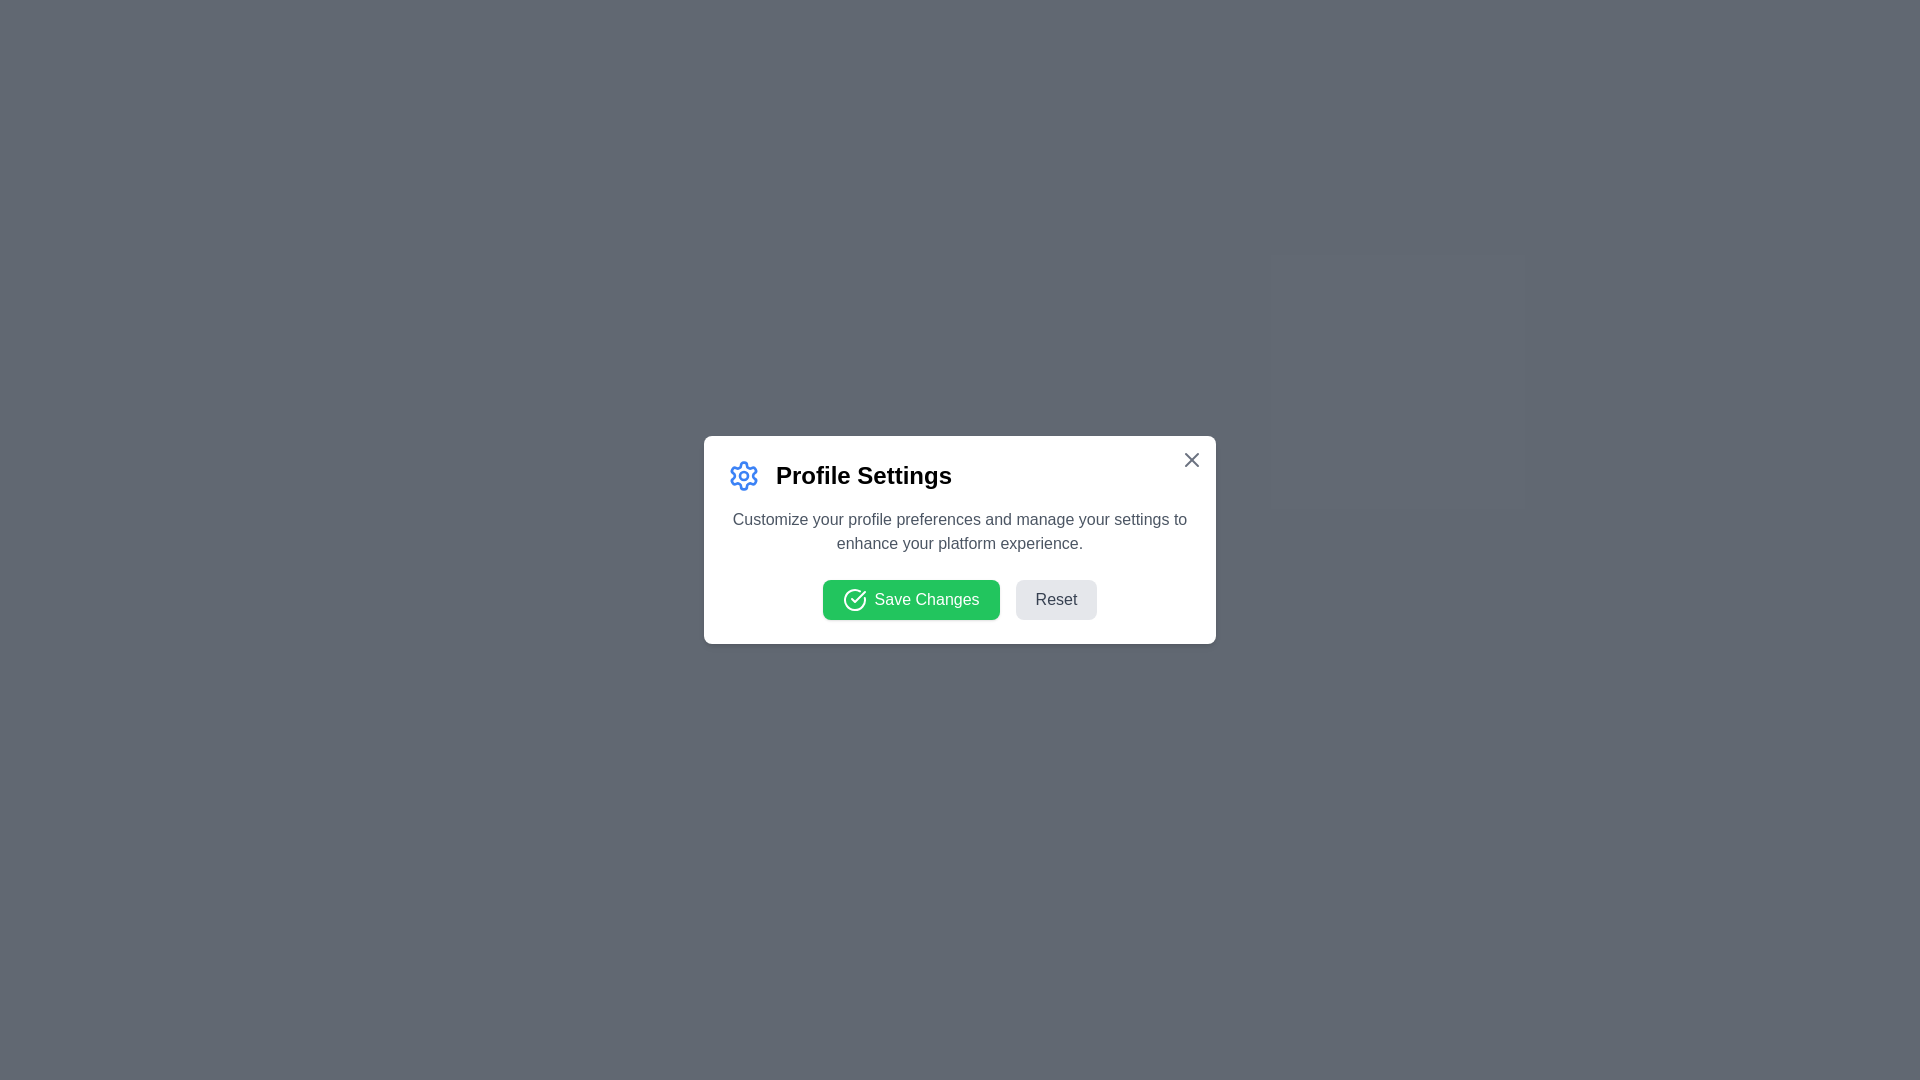 This screenshot has width=1920, height=1080. What do you see at coordinates (910, 599) in the screenshot?
I see `'Save Changes' button to save the settings` at bounding box center [910, 599].